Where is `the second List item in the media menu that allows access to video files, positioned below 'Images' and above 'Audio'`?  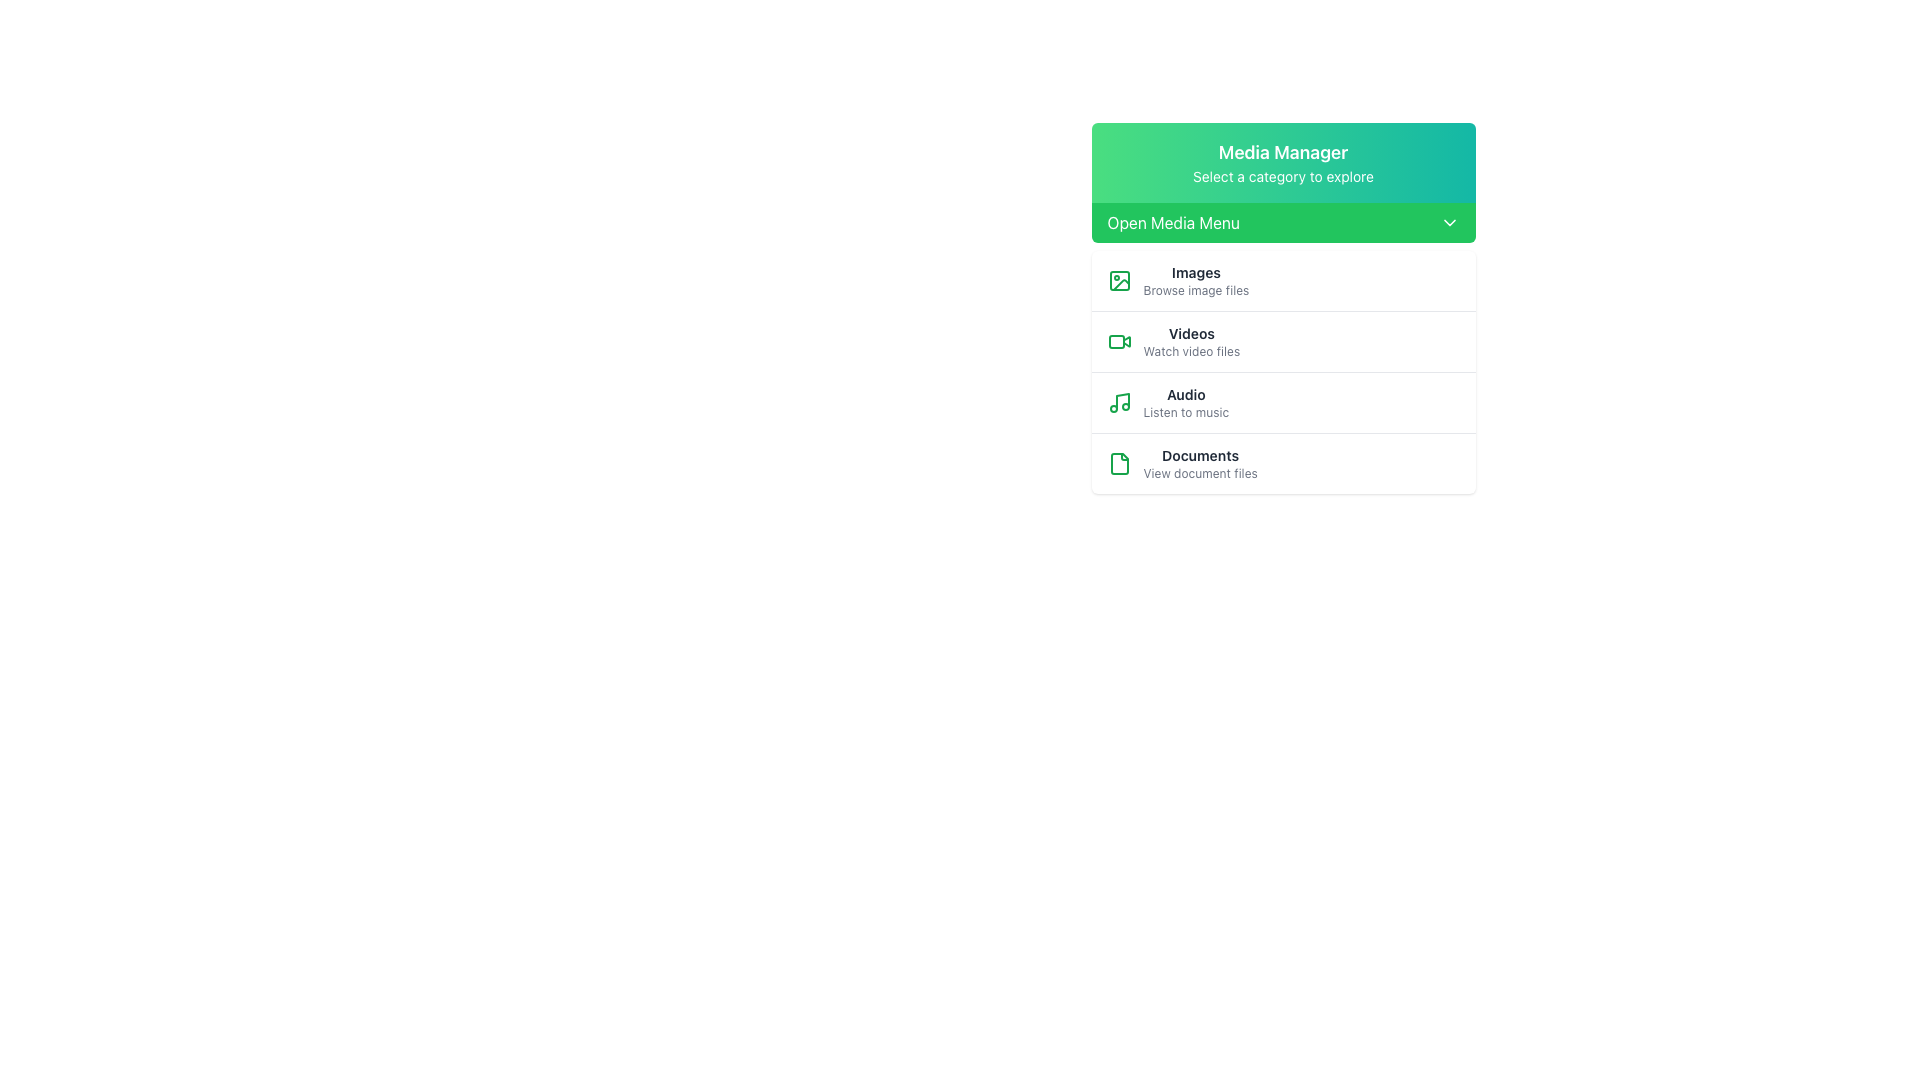 the second List item in the media menu that allows access to video files, positioned below 'Images' and above 'Audio' is located at coordinates (1283, 340).